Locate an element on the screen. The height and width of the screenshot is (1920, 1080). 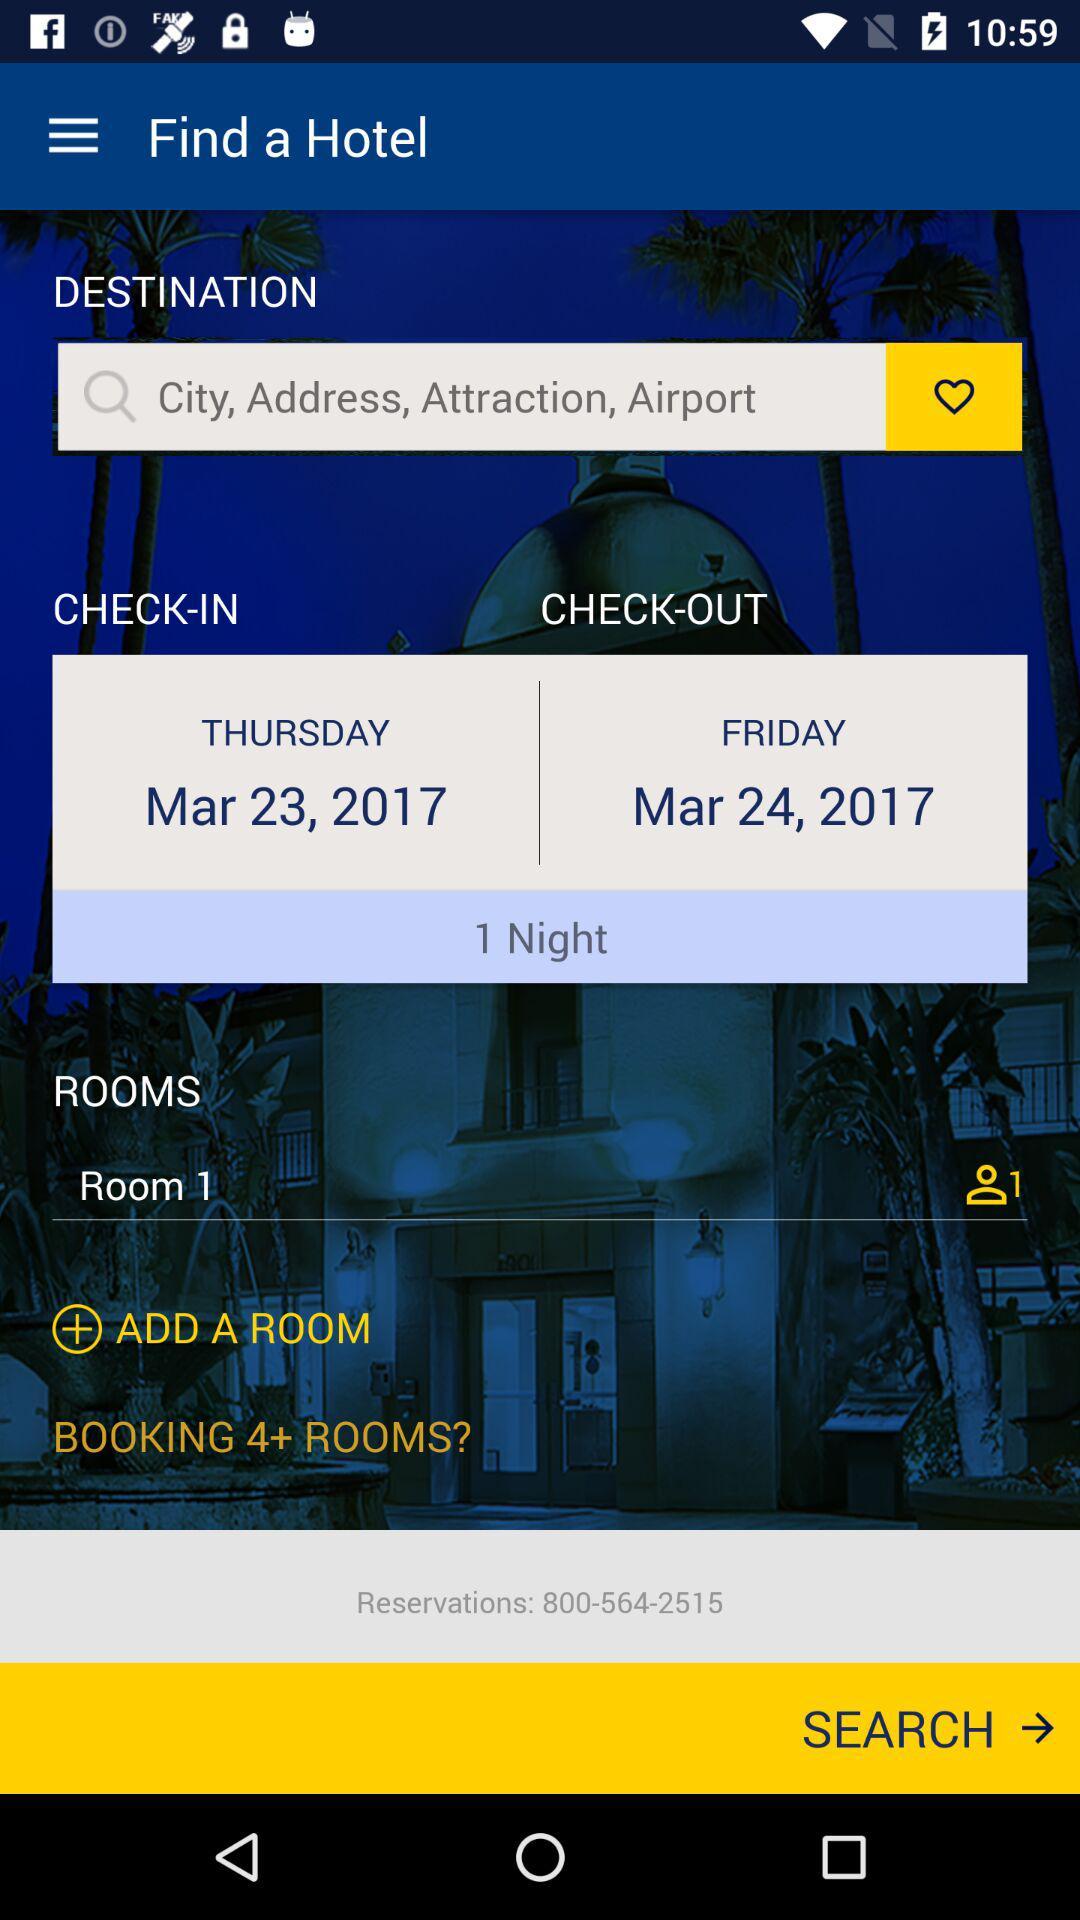
like option is located at coordinates (952, 396).